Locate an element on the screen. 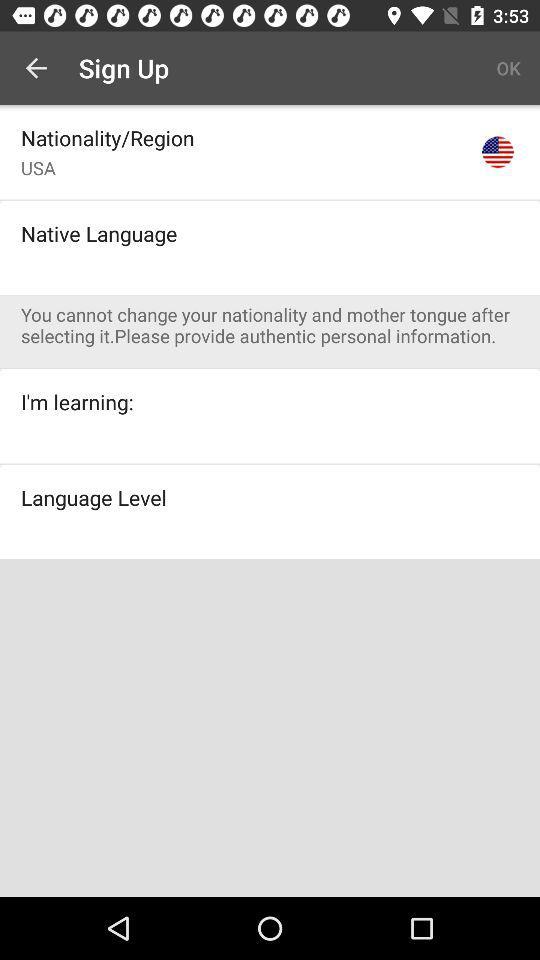  native language is located at coordinates (98, 233).